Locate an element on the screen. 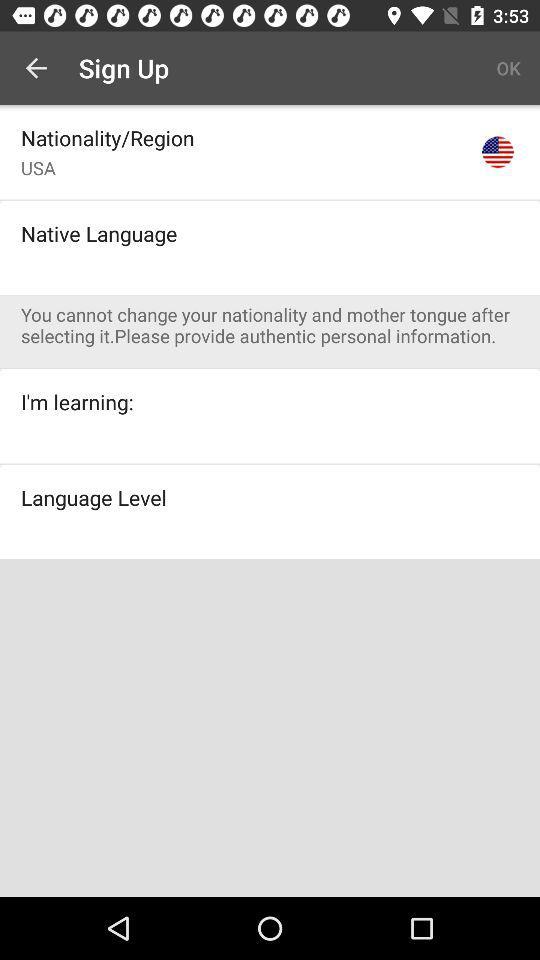  native language is located at coordinates (98, 233).